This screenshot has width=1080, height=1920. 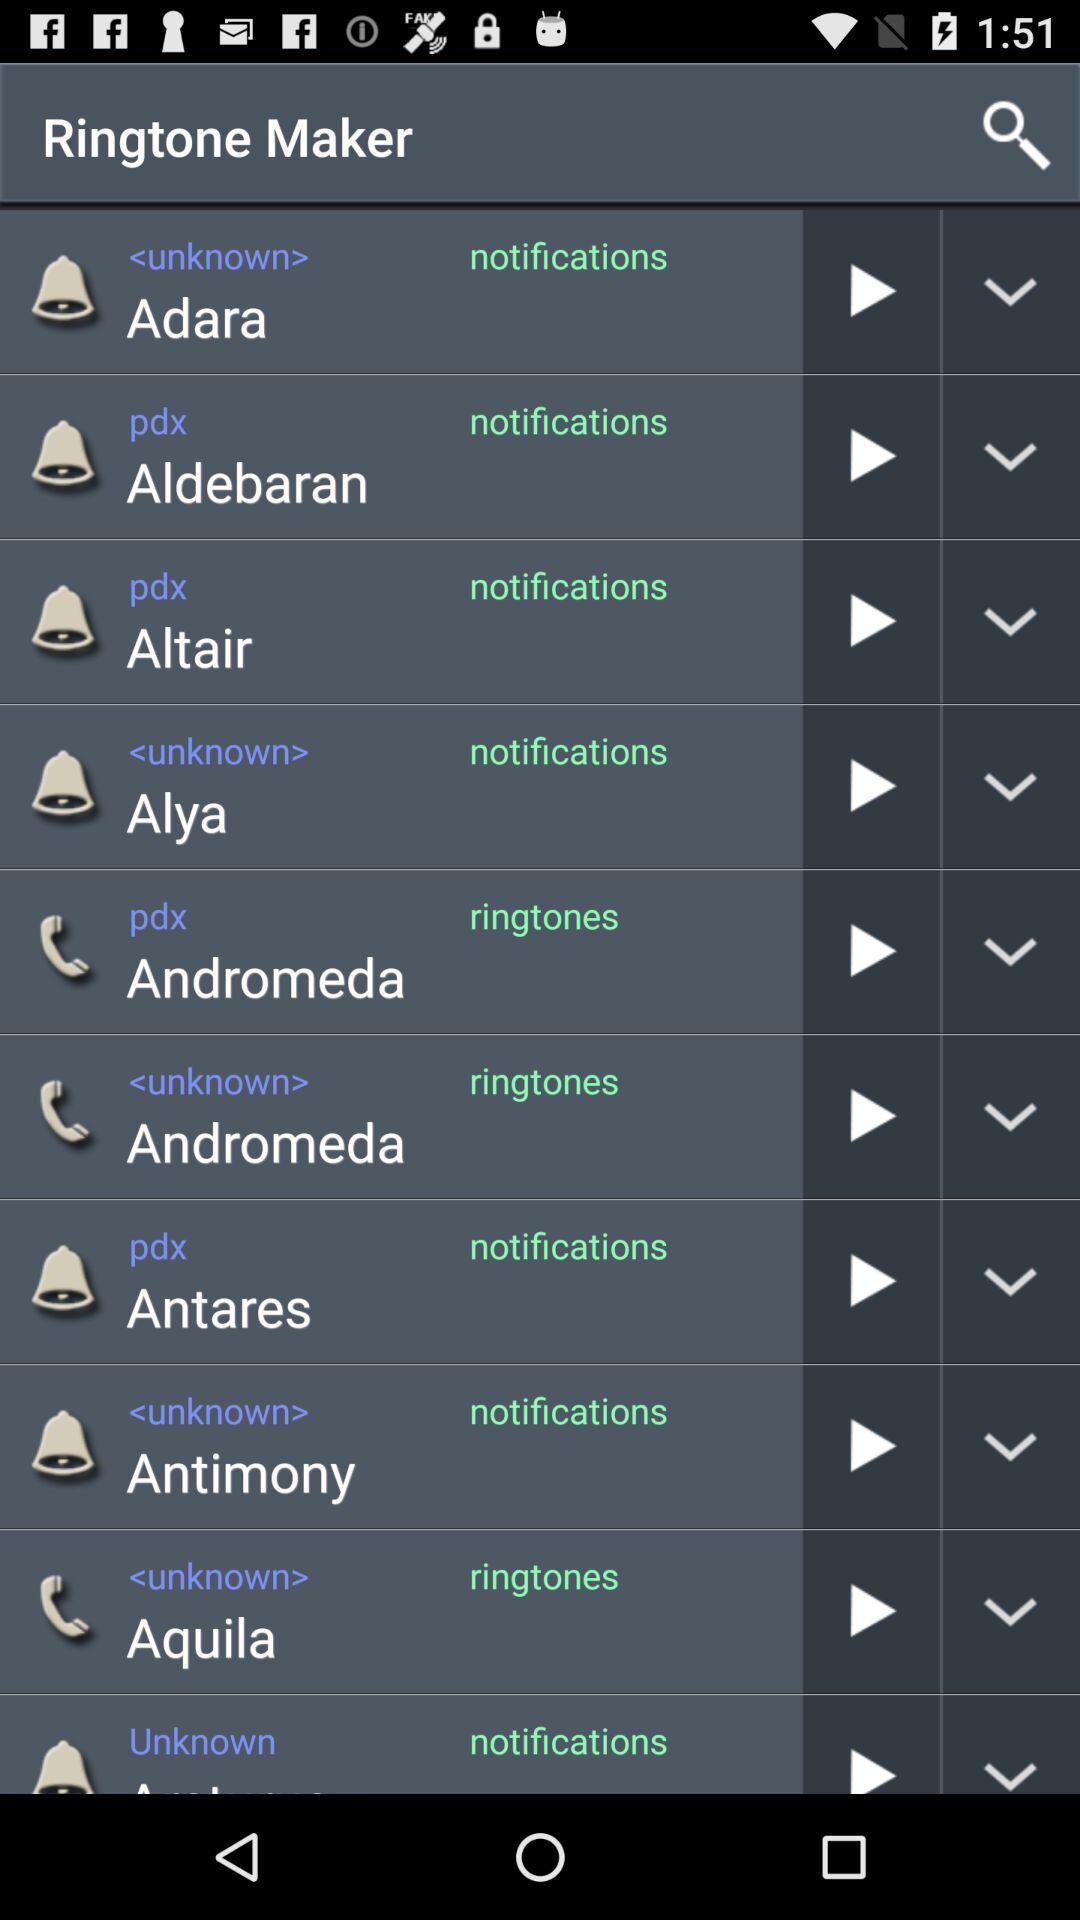 What do you see at coordinates (870, 1281) in the screenshot?
I see `selection` at bounding box center [870, 1281].